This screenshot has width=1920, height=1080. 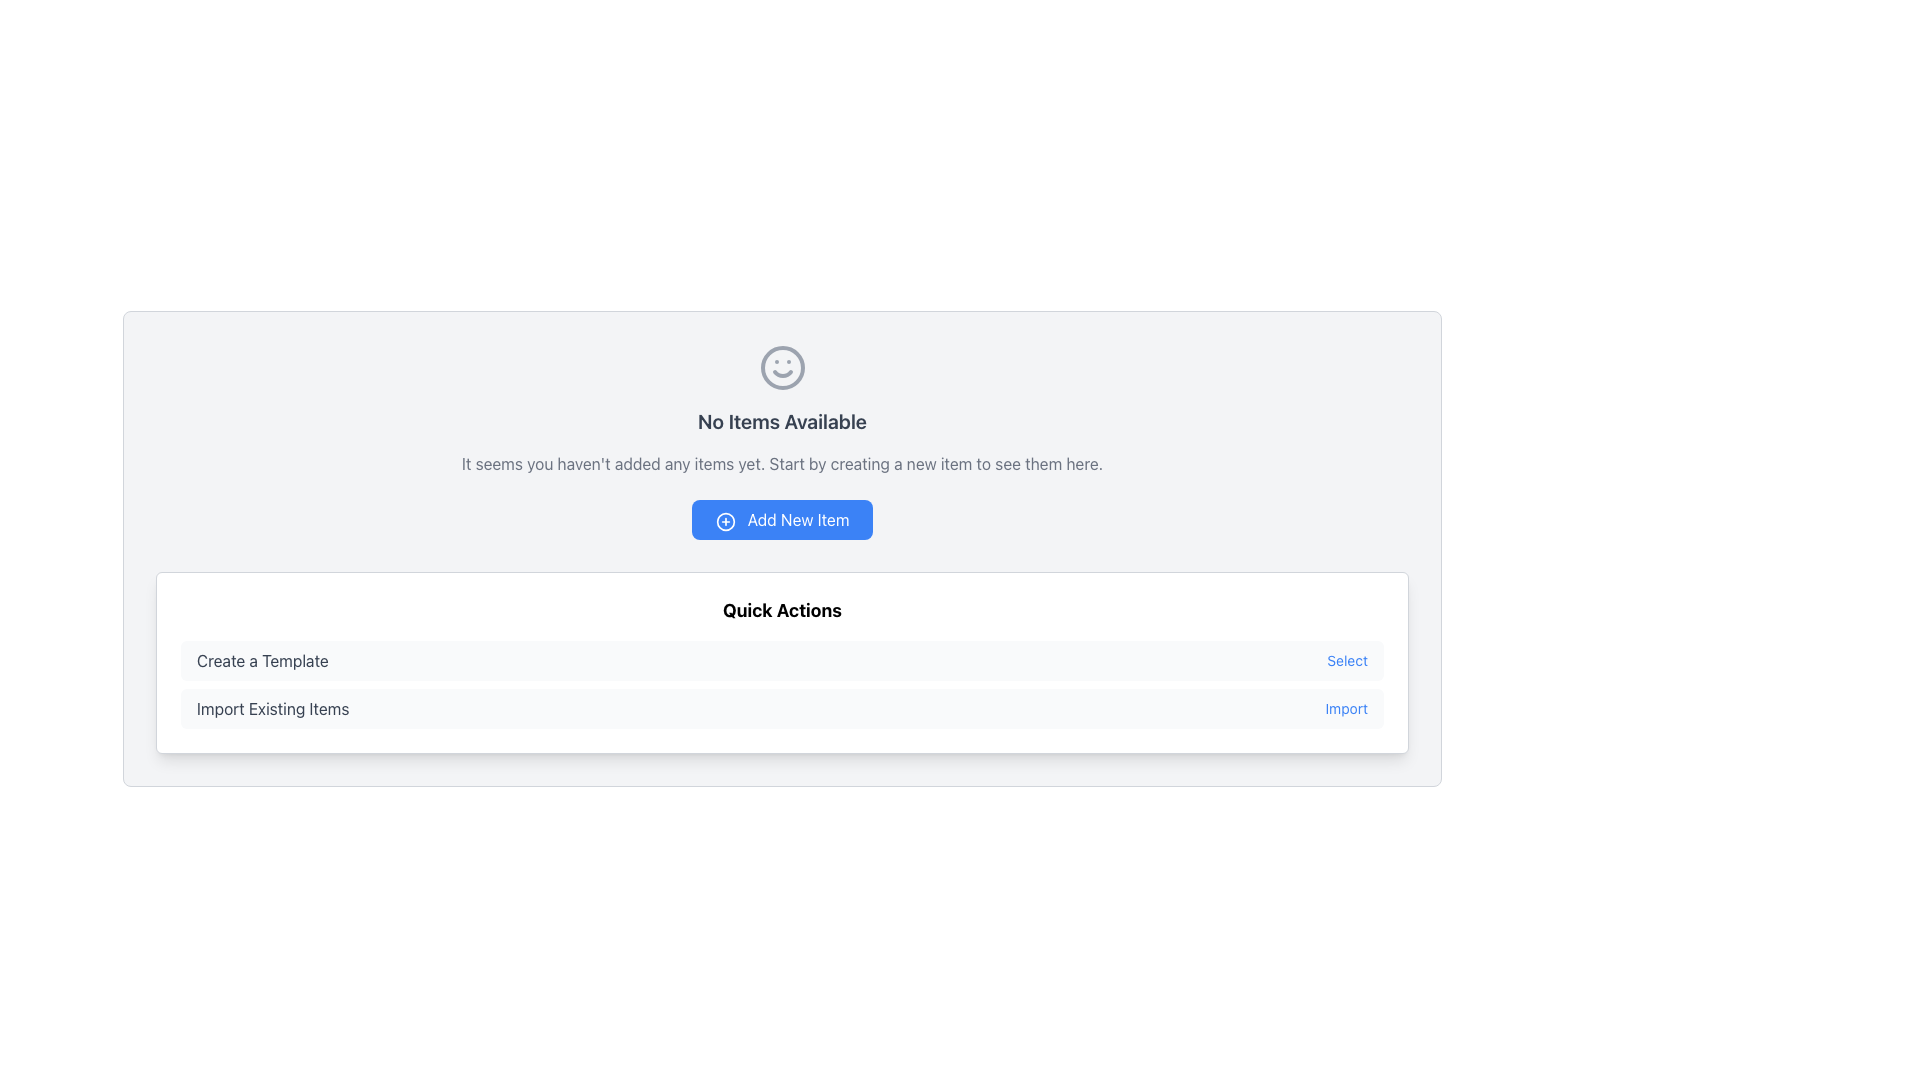 I want to click on the blue hyperlink labeled 'Import' in the List item titled 'Import Existing Items', which is the second item in the 'Quick Actions' vertical list, so click(x=781, y=708).